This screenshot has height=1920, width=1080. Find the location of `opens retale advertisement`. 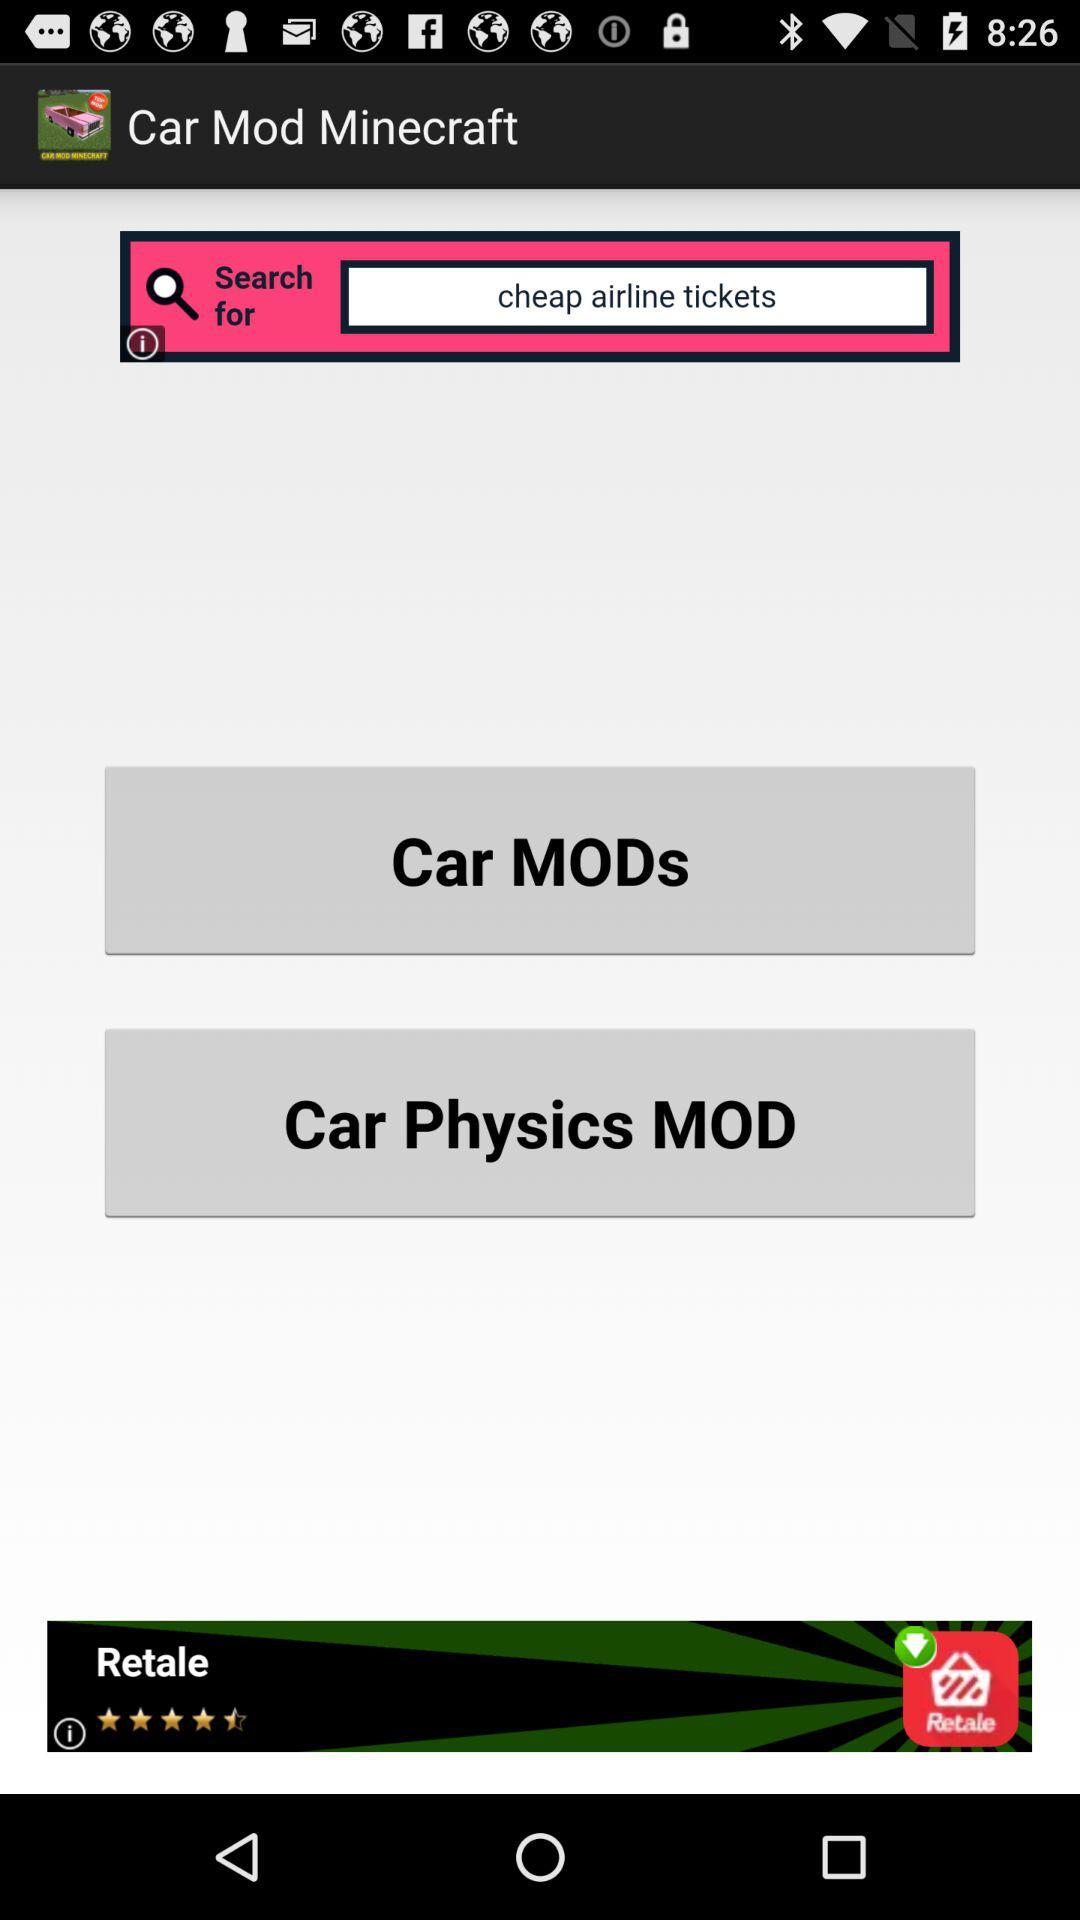

opens retale advertisement is located at coordinates (538, 1685).